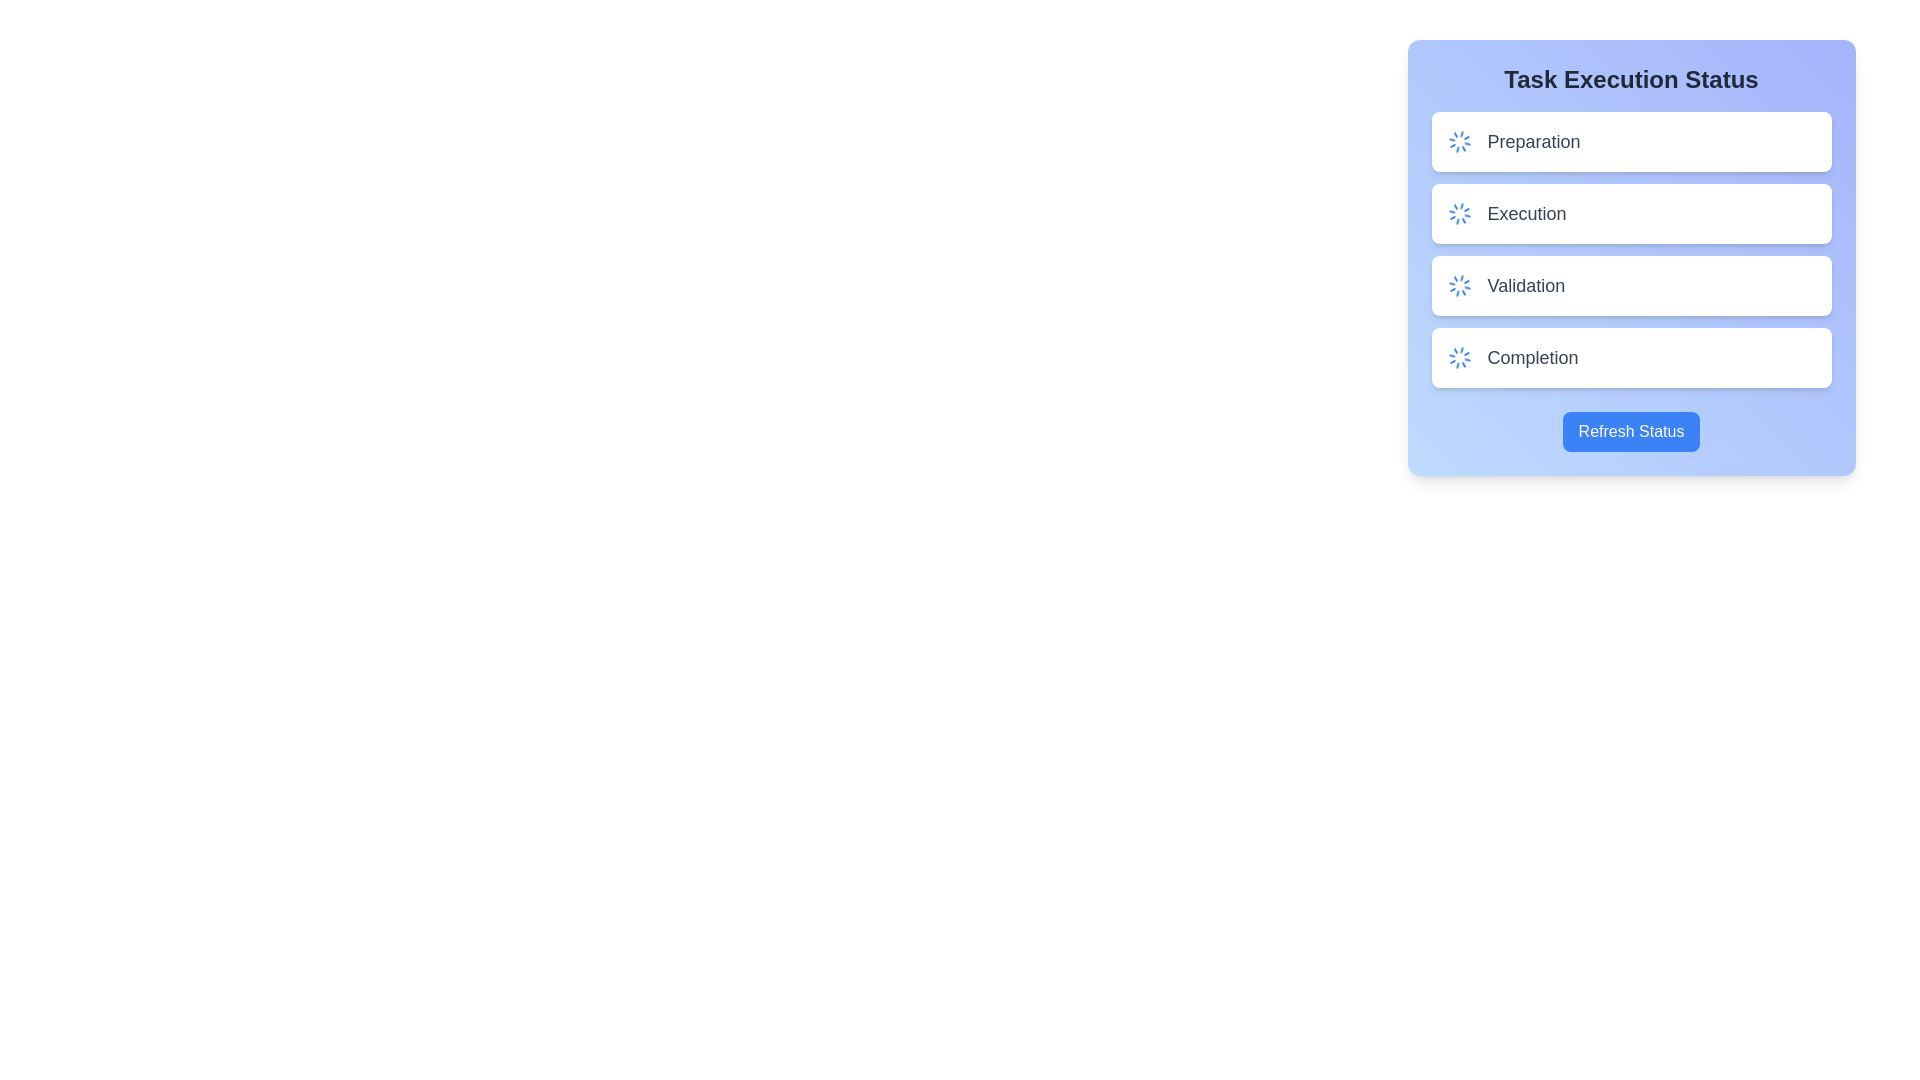  What do you see at coordinates (1631, 431) in the screenshot?
I see `the refresh button located at the bottom of the 'Task Execution Status' panel to change its shade` at bounding box center [1631, 431].